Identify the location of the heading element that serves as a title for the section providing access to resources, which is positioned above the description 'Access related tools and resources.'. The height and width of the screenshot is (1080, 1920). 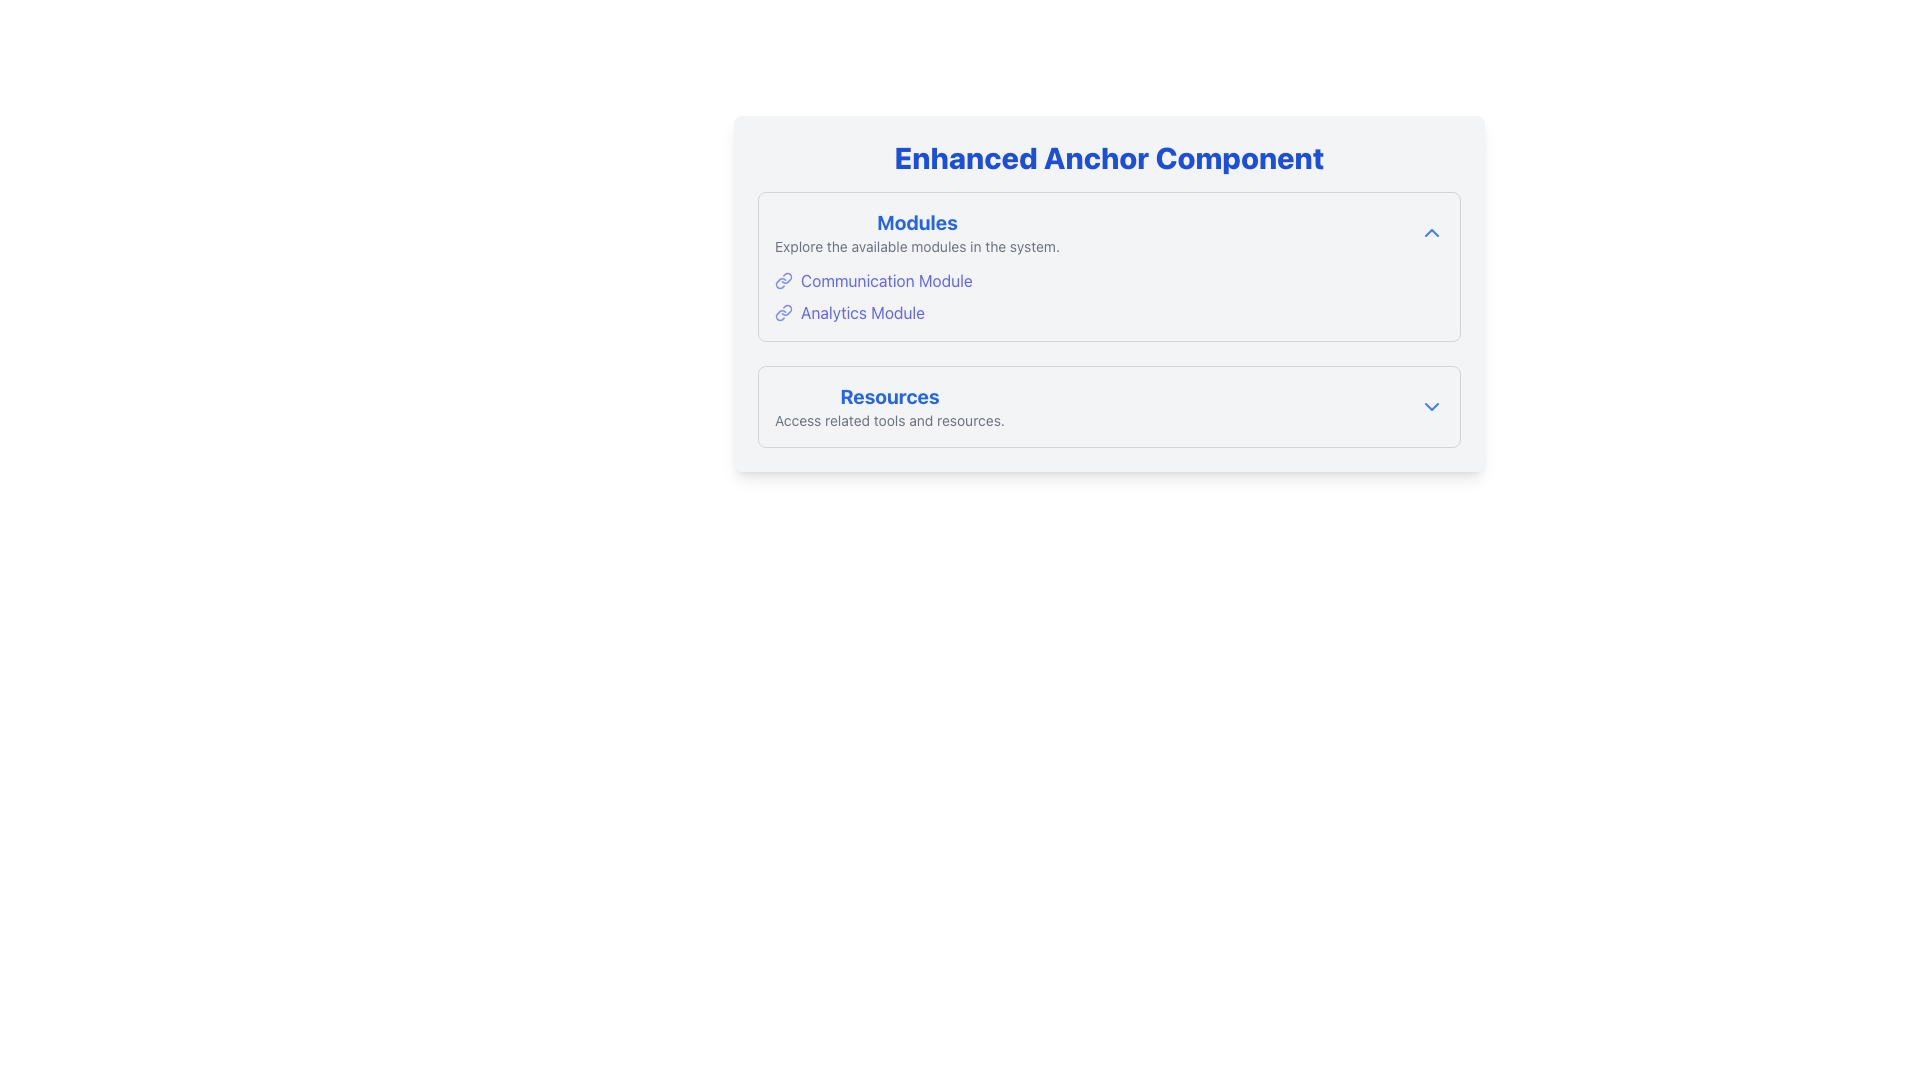
(888, 397).